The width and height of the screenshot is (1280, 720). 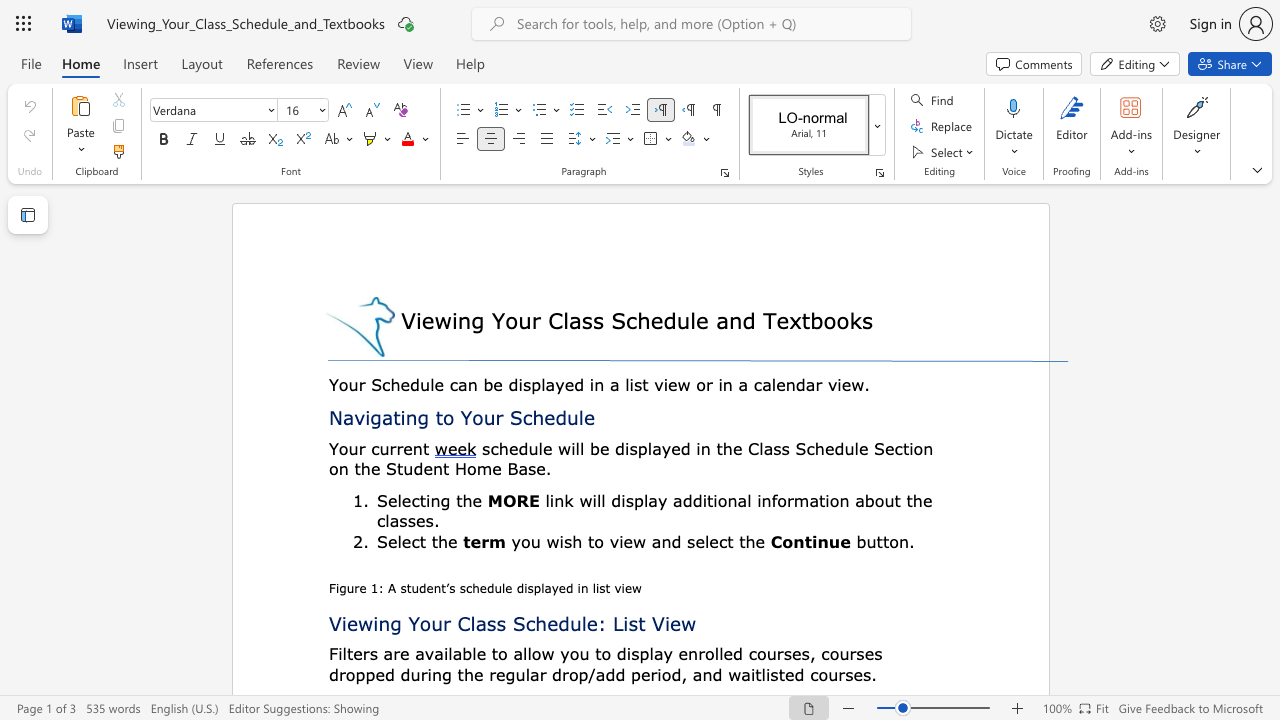 What do you see at coordinates (525, 674) in the screenshot?
I see `the subset text "lar dr" within the text "Filters are available to allow you to display enrolled courses, courses dropped during the regular drop/add period, and waitlisted courses."` at bounding box center [525, 674].